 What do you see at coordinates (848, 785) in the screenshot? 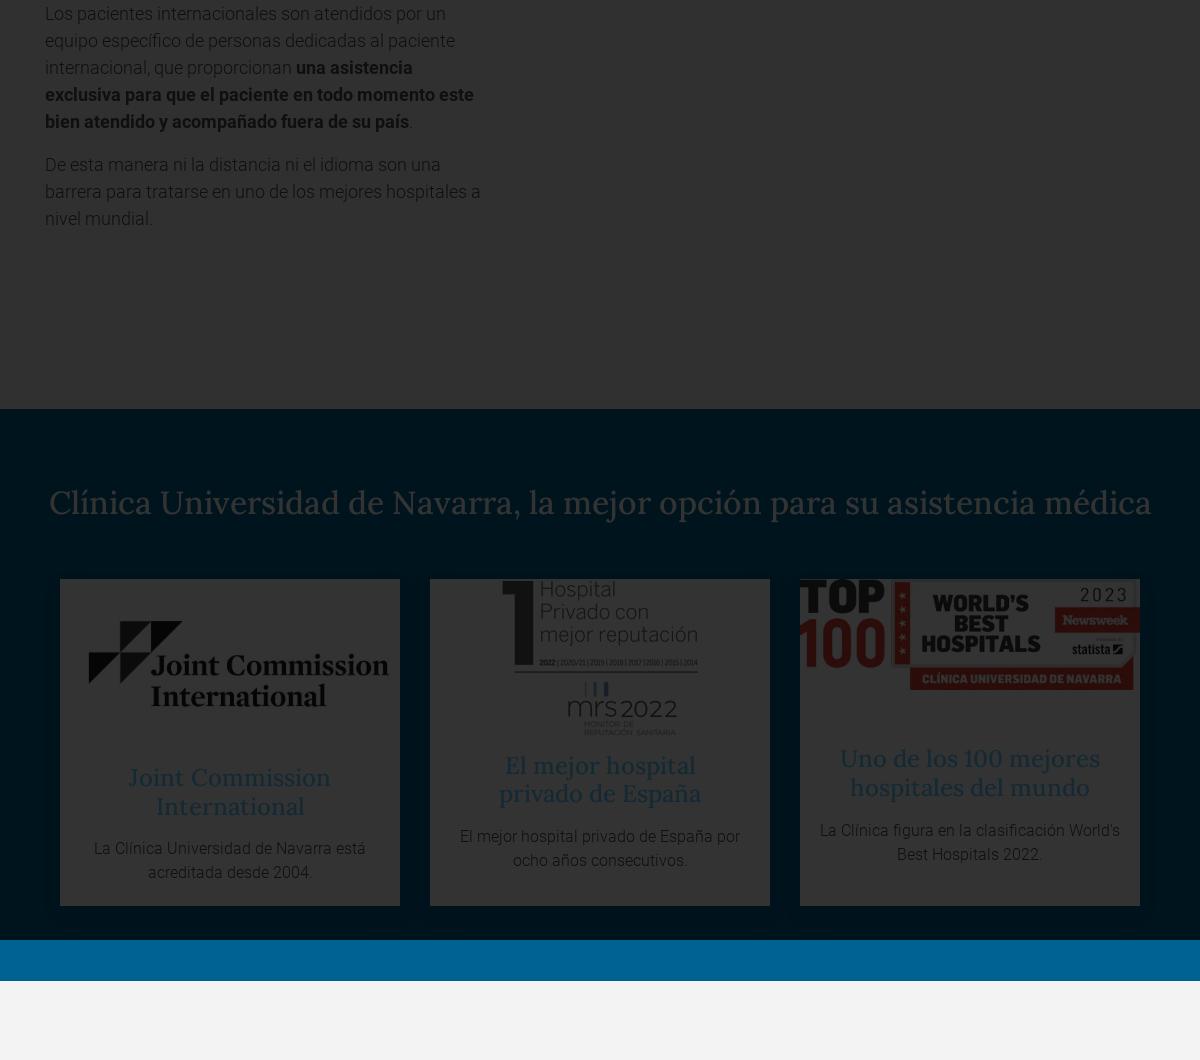
I see `'hospitales del mundo'` at bounding box center [848, 785].